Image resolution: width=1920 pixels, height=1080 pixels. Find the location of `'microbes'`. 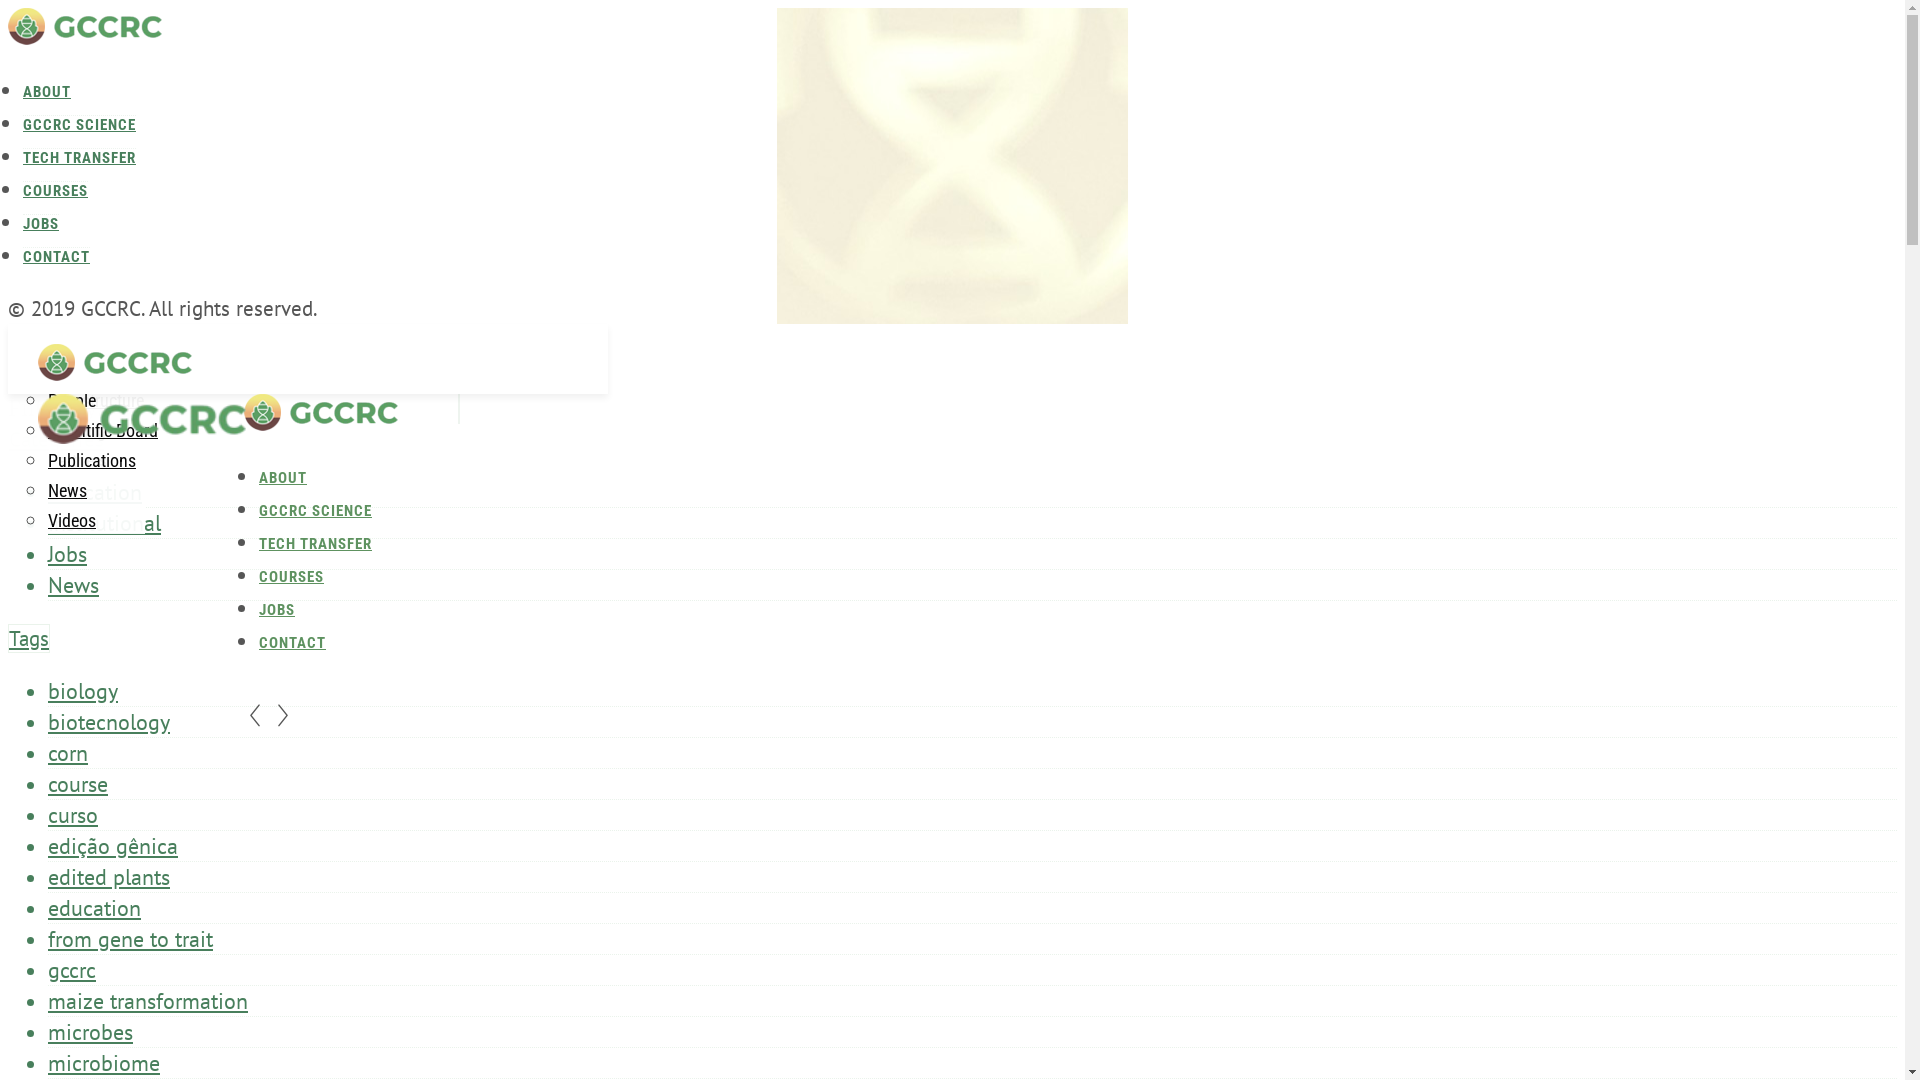

'microbes' is located at coordinates (89, 1032).